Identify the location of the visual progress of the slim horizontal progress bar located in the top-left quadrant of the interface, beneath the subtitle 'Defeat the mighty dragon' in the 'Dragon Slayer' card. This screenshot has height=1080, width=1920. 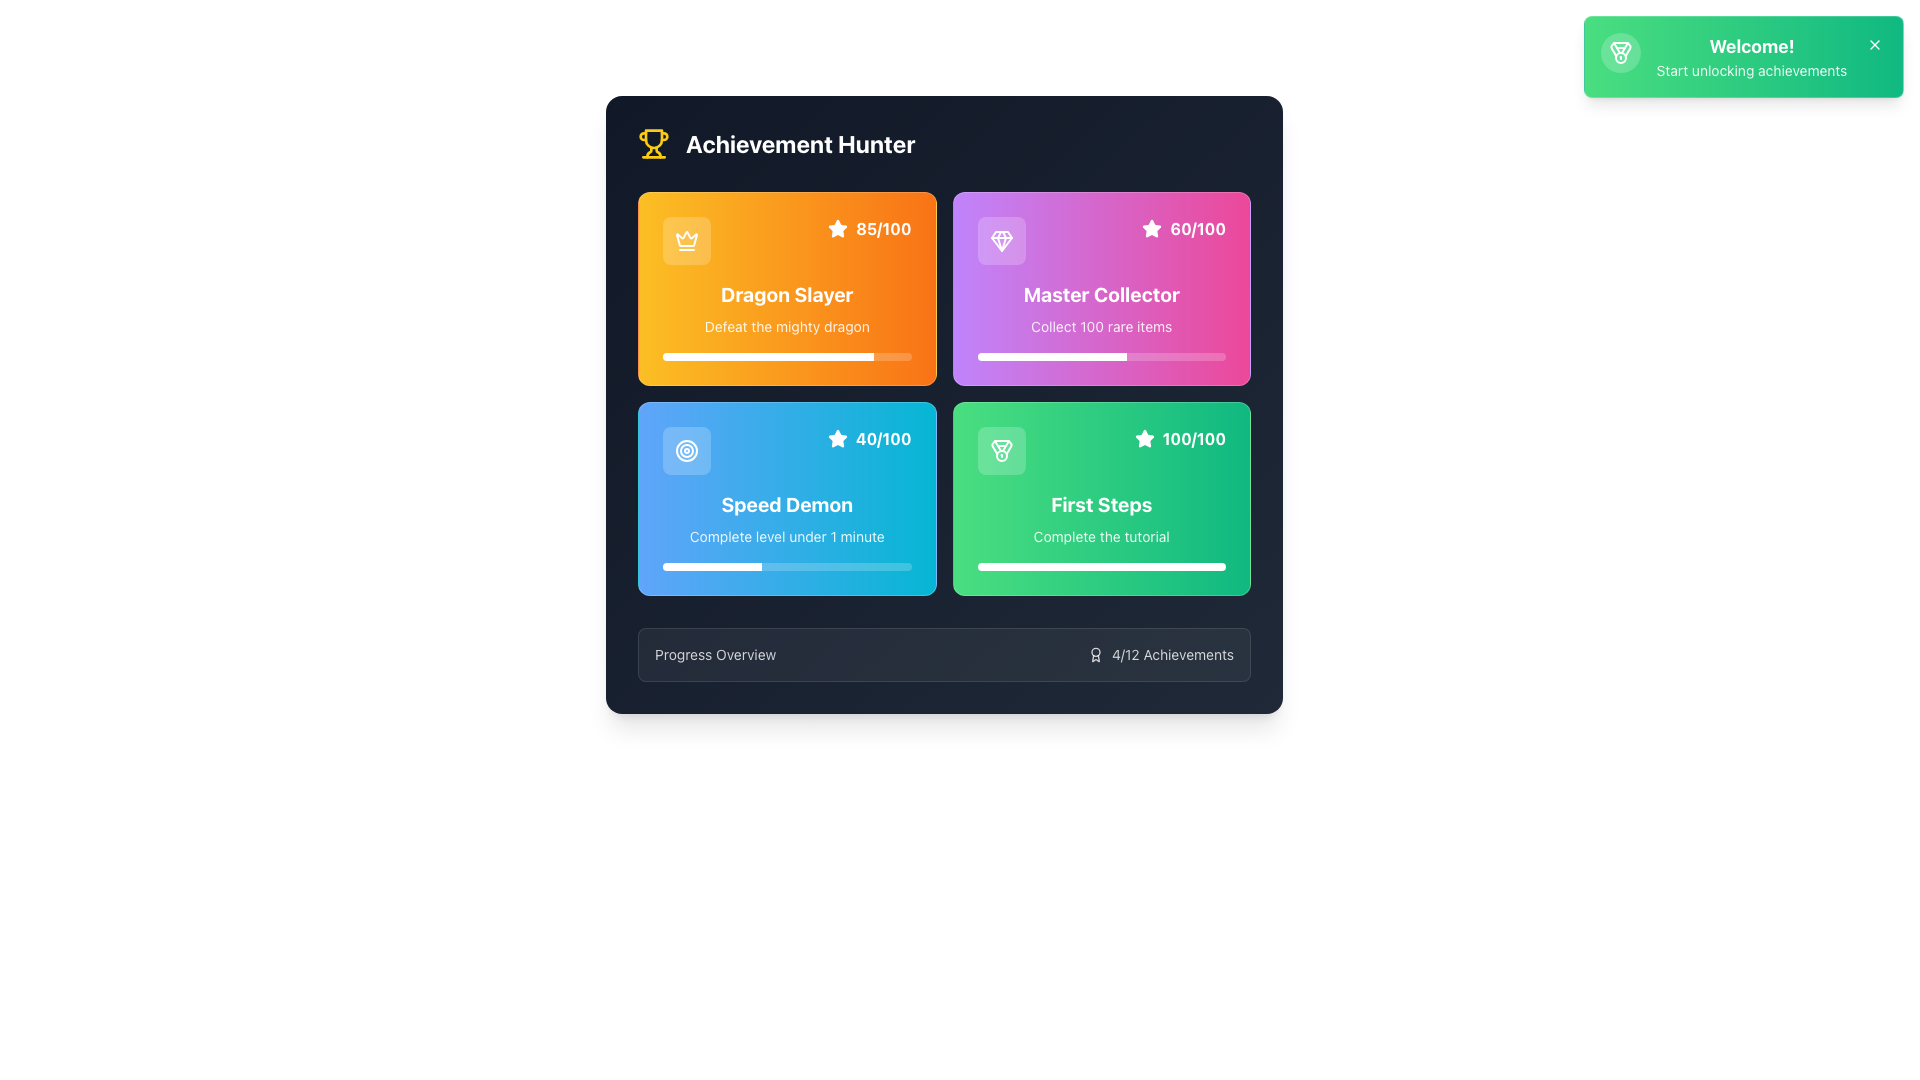
(786, 356).